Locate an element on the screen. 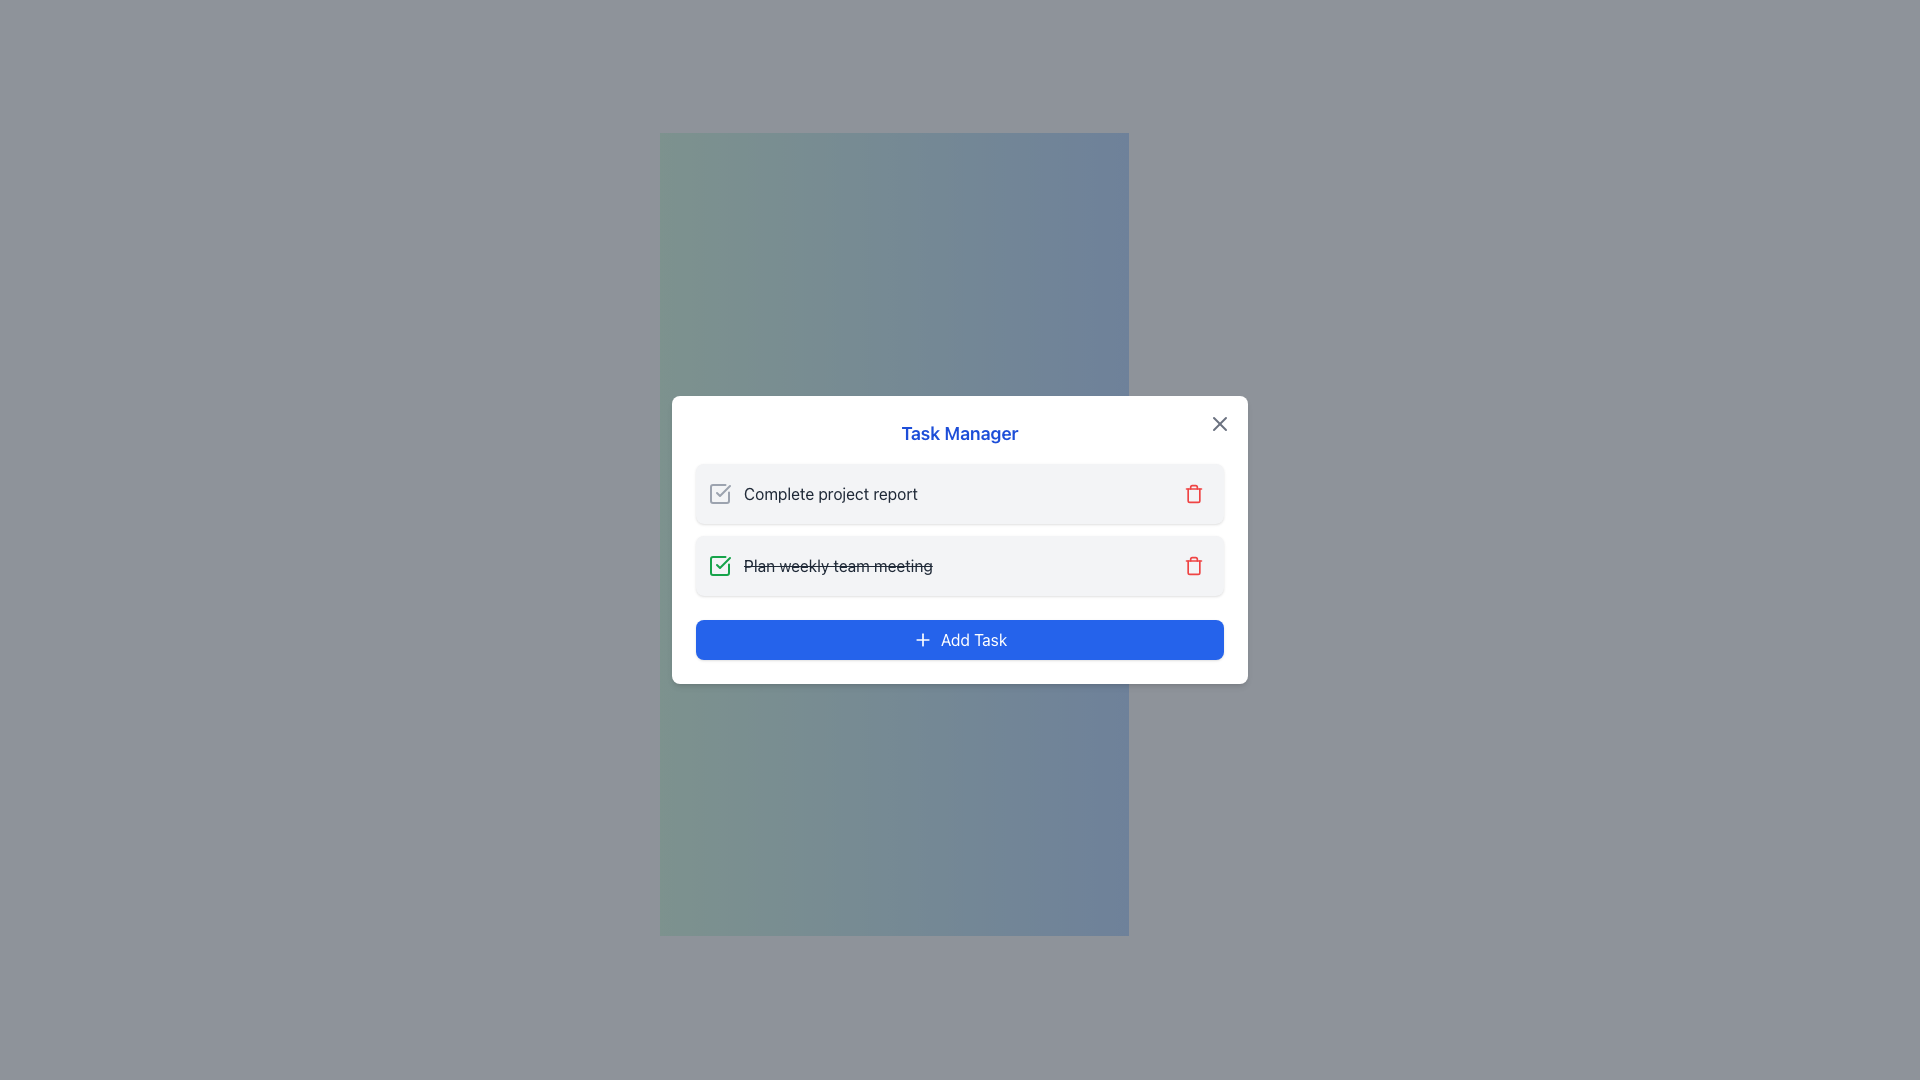 Image resolution: width=1920 pixels, height=1080 pixels. the delete button with the trash can icon for the task 'Plan weekly team meeting' is located at coordinates (1194, 566).